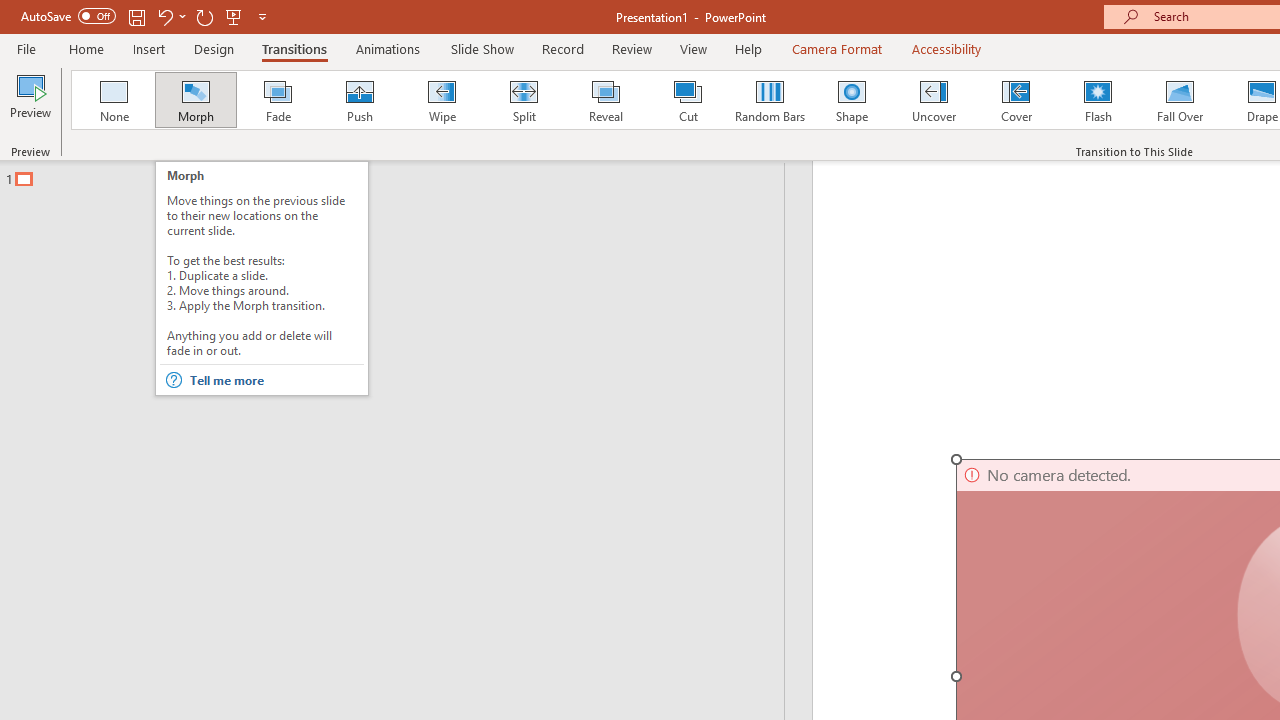  I want to click on 'Camera Format', so click(837, 48).